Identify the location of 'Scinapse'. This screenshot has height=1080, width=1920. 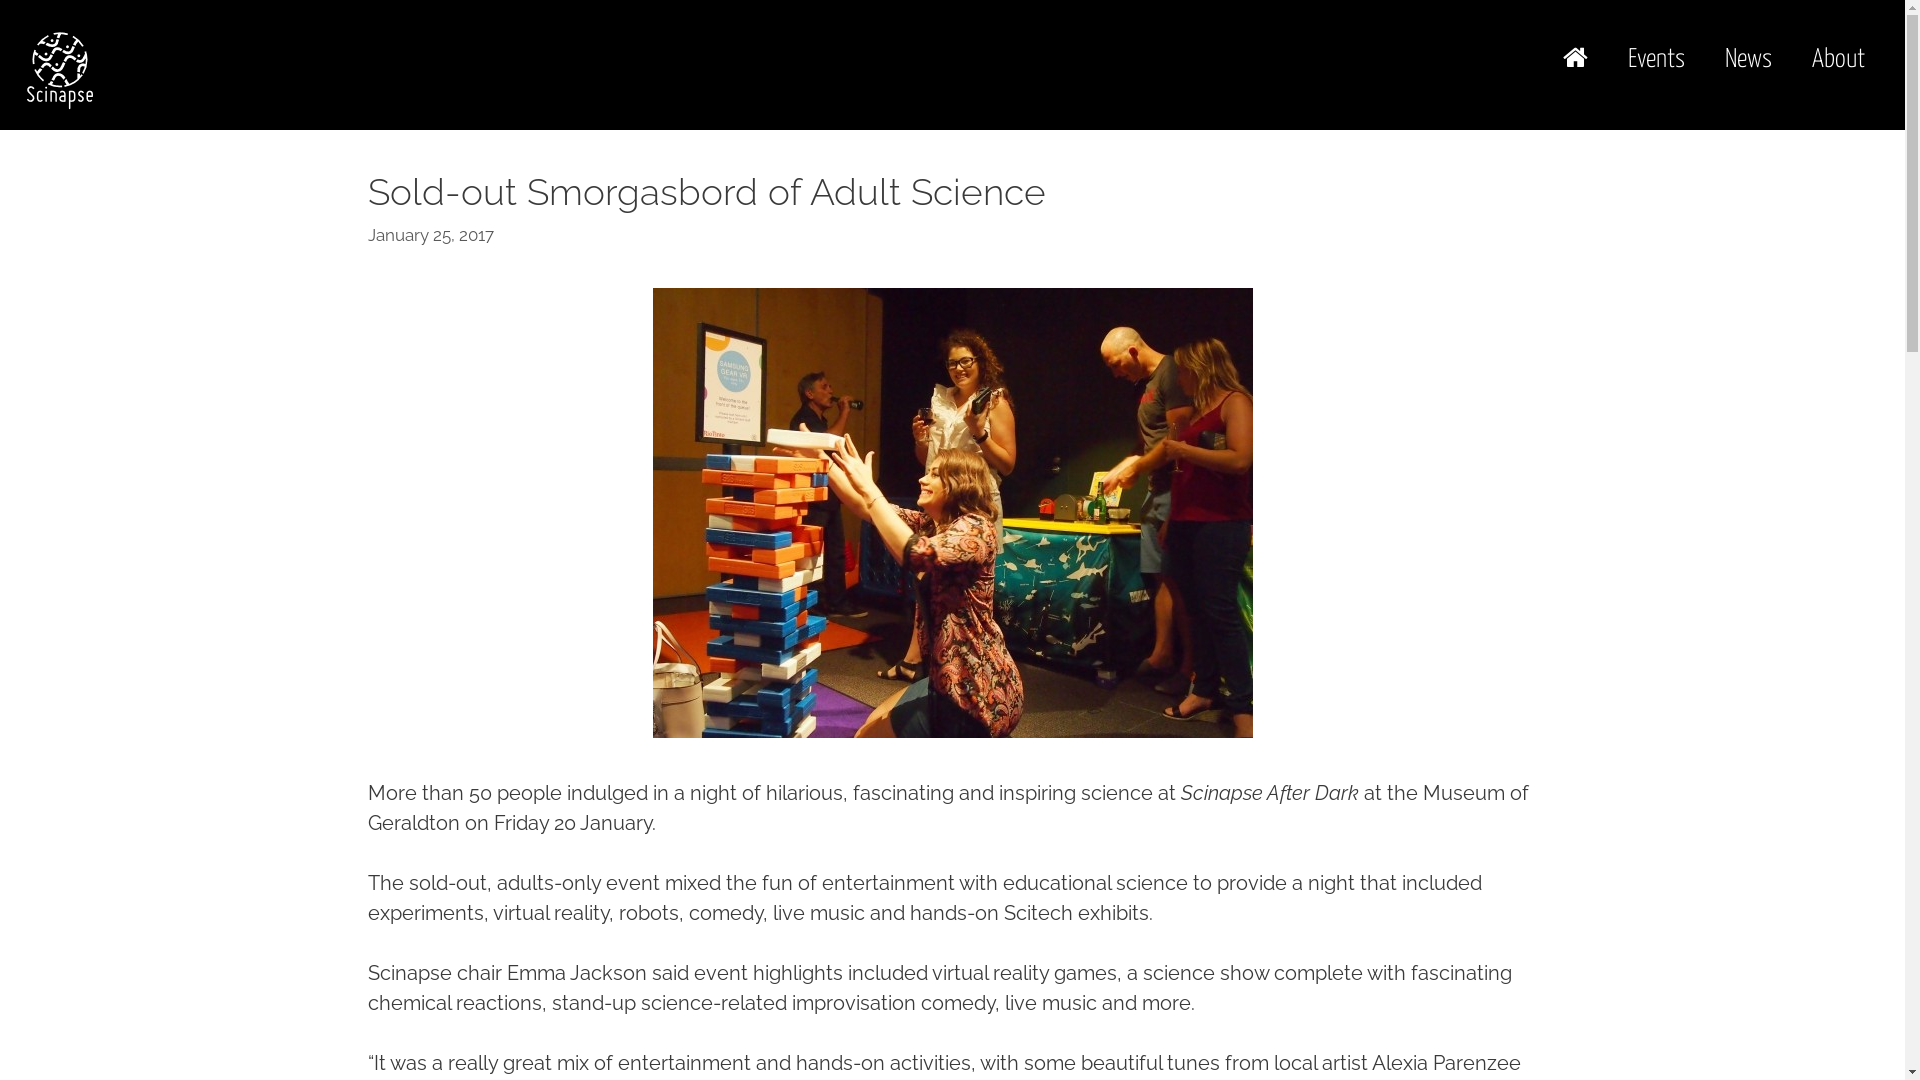
(59, 67).